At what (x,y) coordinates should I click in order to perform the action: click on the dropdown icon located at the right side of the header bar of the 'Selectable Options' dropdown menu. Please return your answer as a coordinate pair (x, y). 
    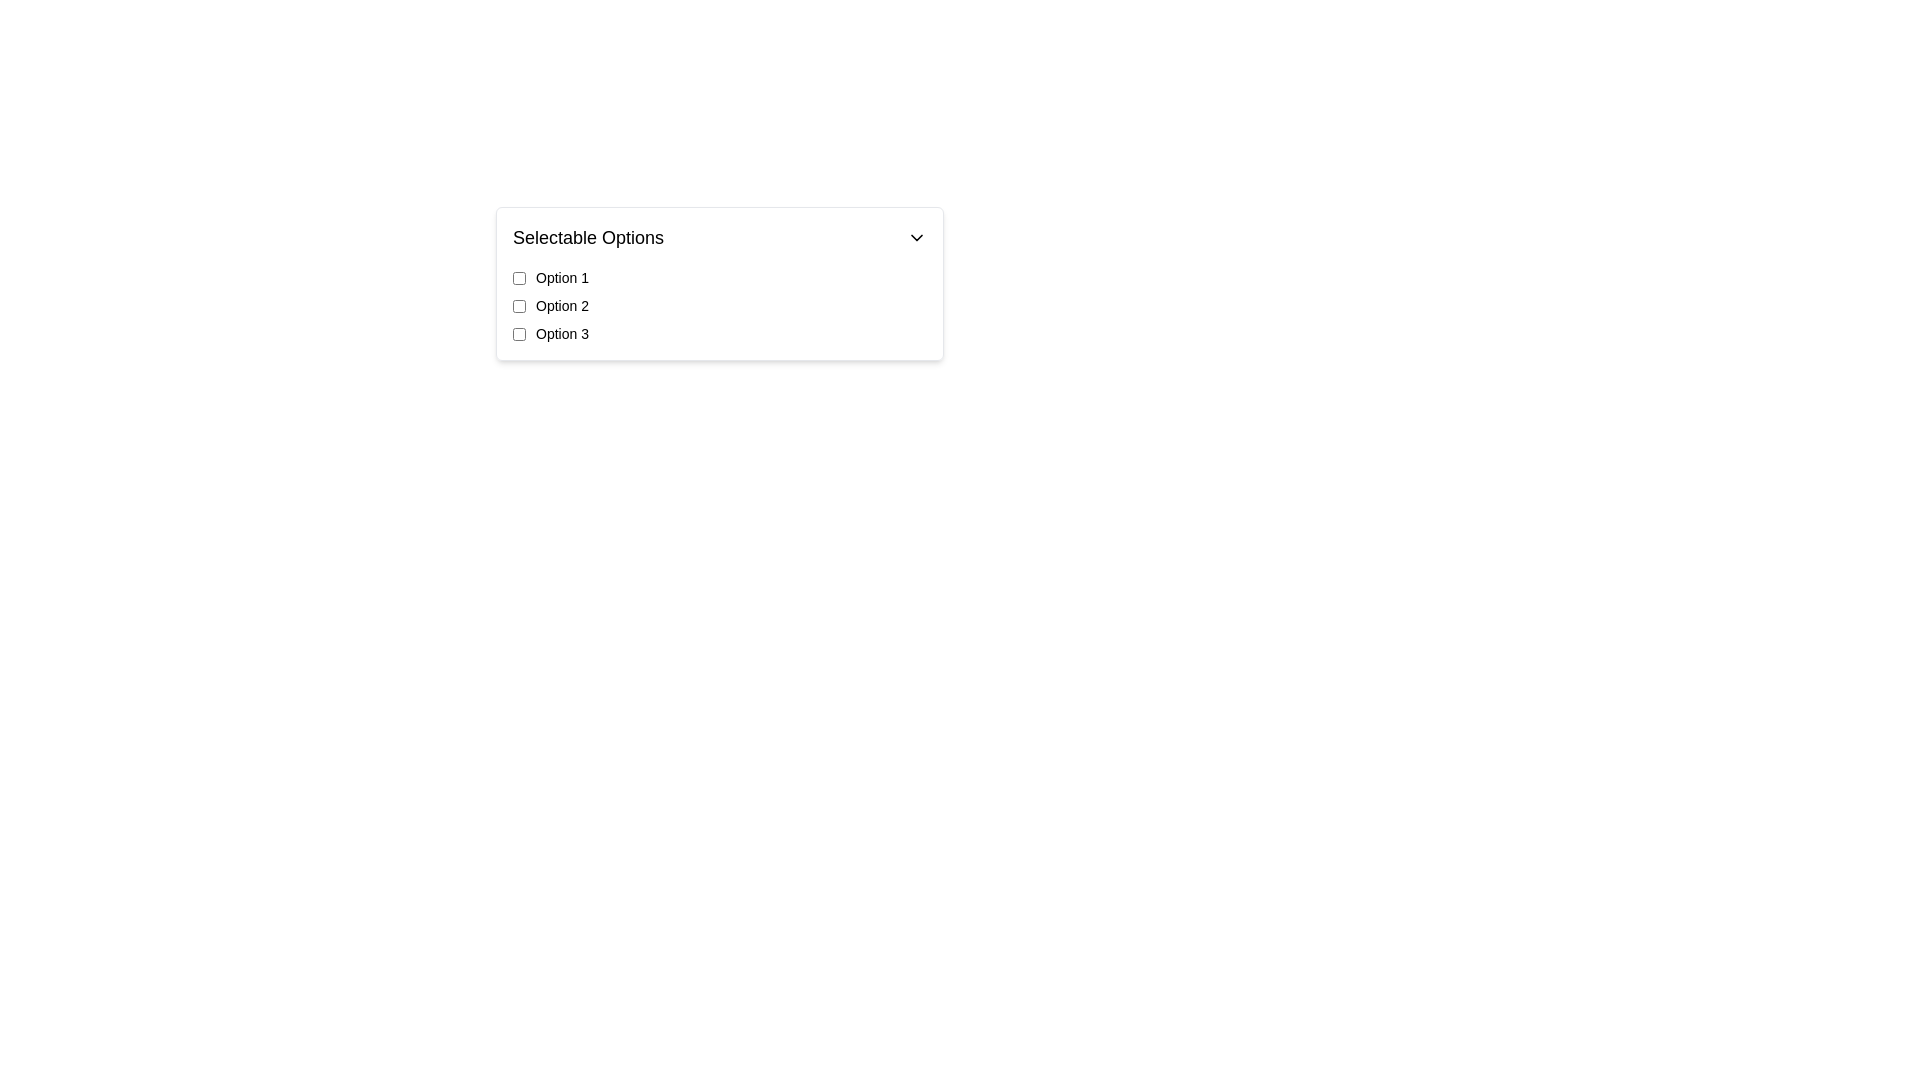
    Looking at the image, I should click on (915, 237).